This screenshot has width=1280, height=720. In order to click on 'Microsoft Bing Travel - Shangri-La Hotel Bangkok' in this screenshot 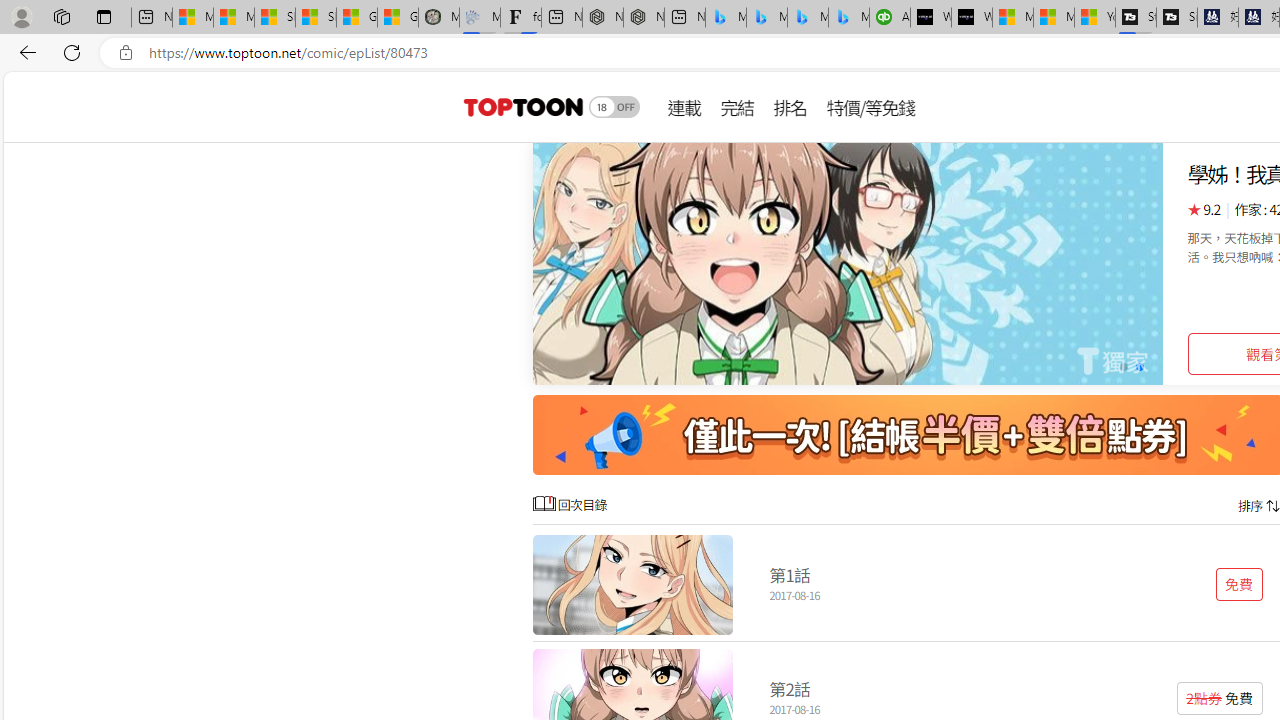, I will do `click(849, 17)`.